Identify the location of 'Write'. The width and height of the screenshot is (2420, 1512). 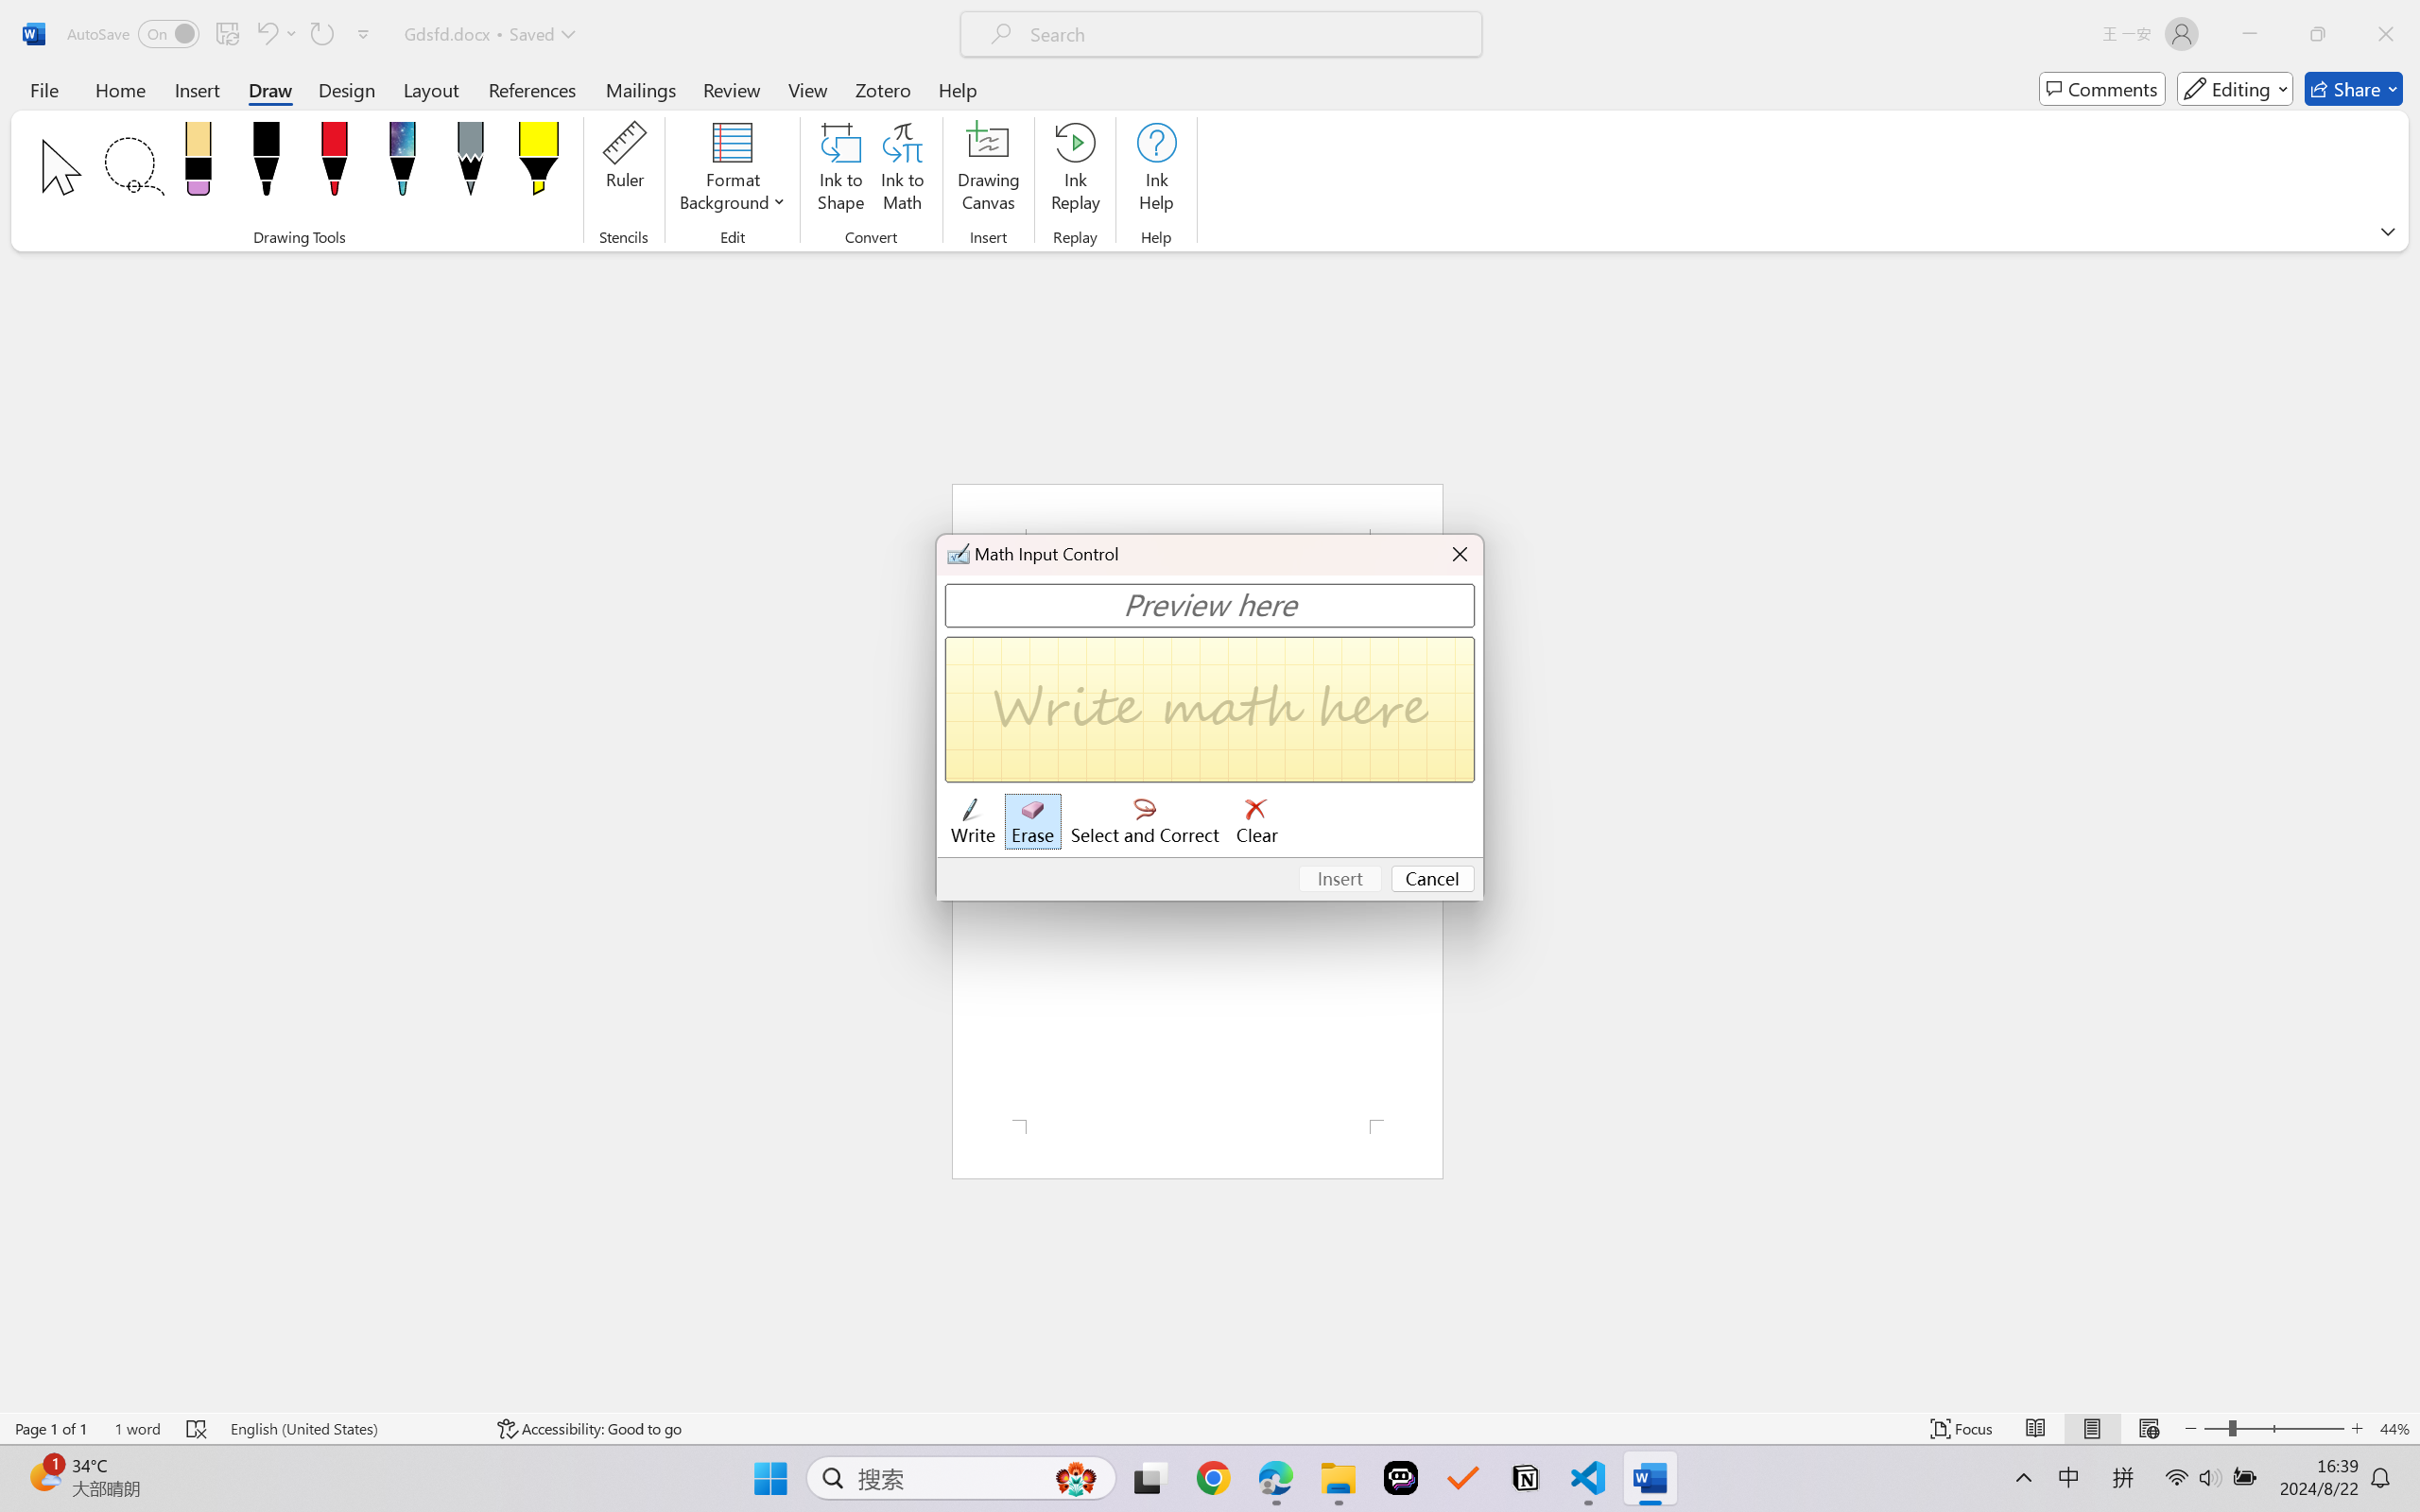
(972, 820).